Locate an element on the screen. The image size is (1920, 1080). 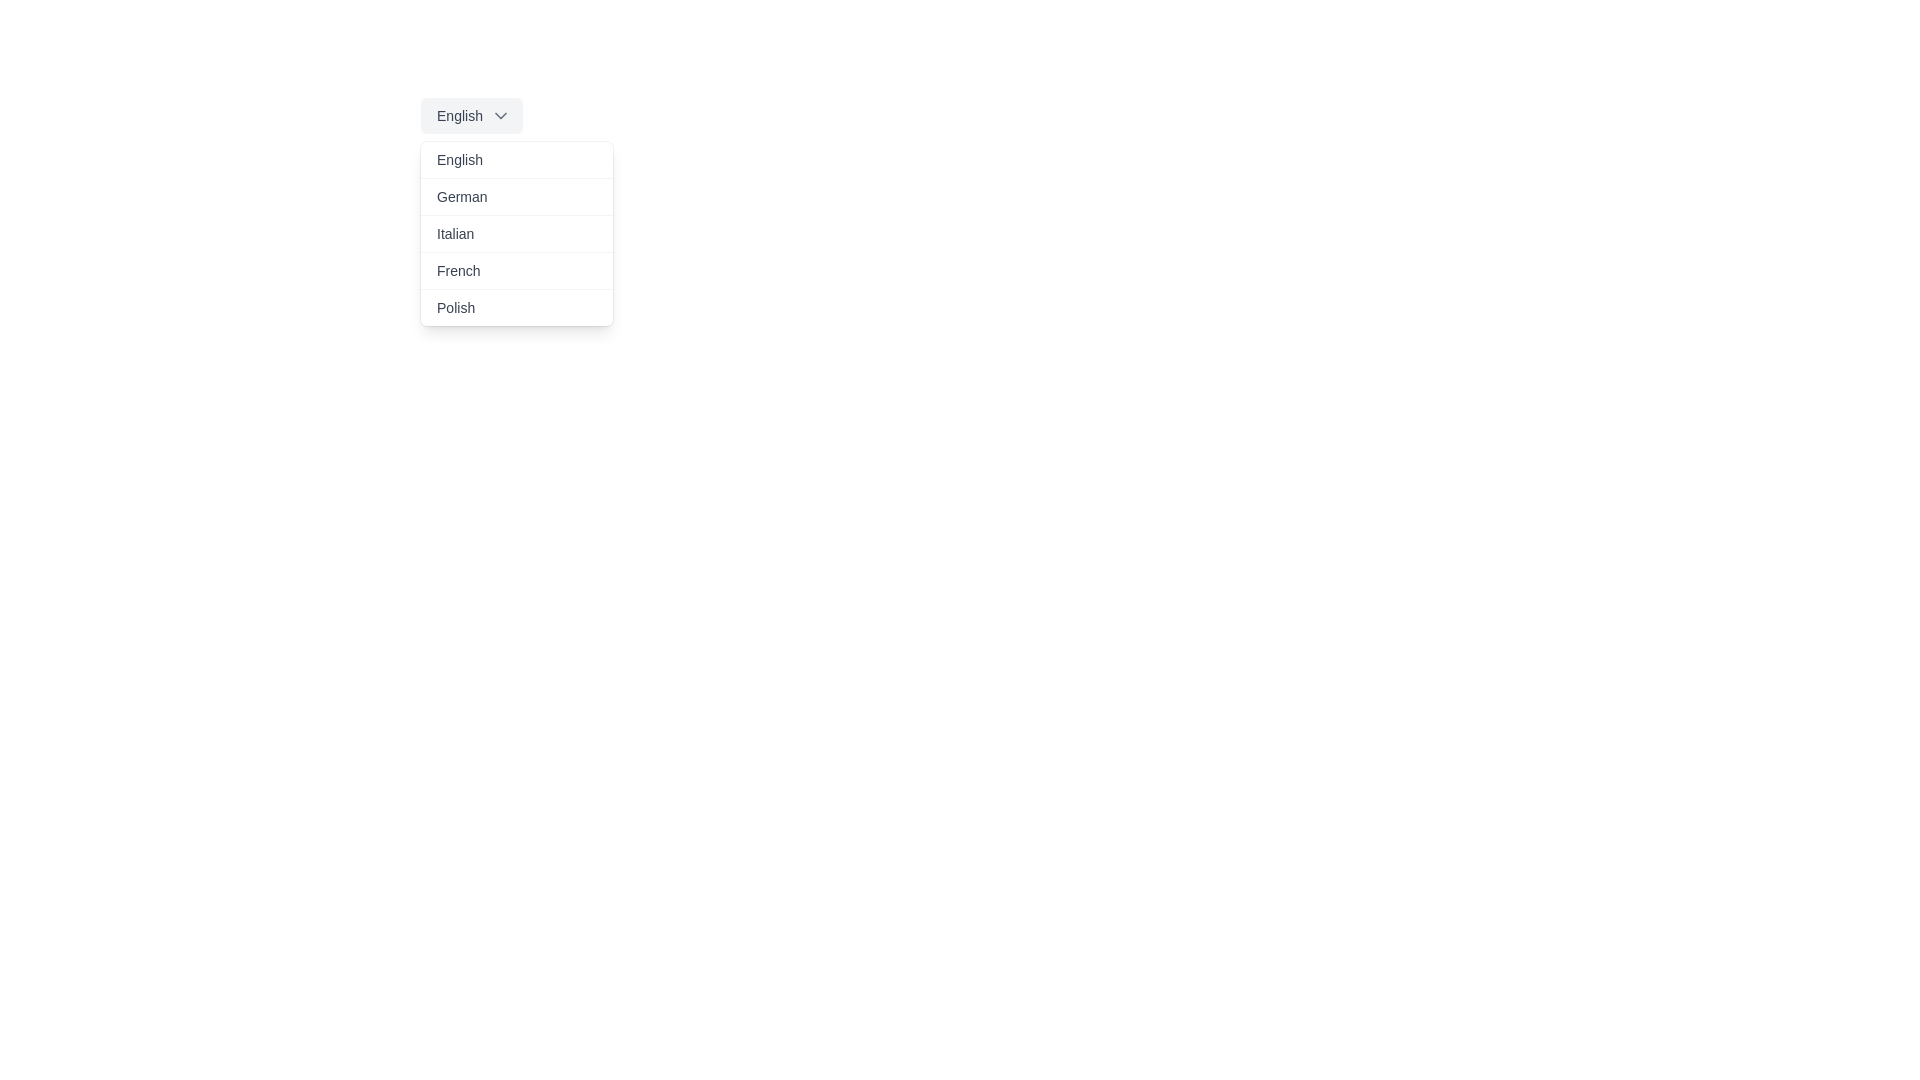
the 'Polish' dropdown menu item, which is the fifth option in the list is located at coordinates (517, 307).